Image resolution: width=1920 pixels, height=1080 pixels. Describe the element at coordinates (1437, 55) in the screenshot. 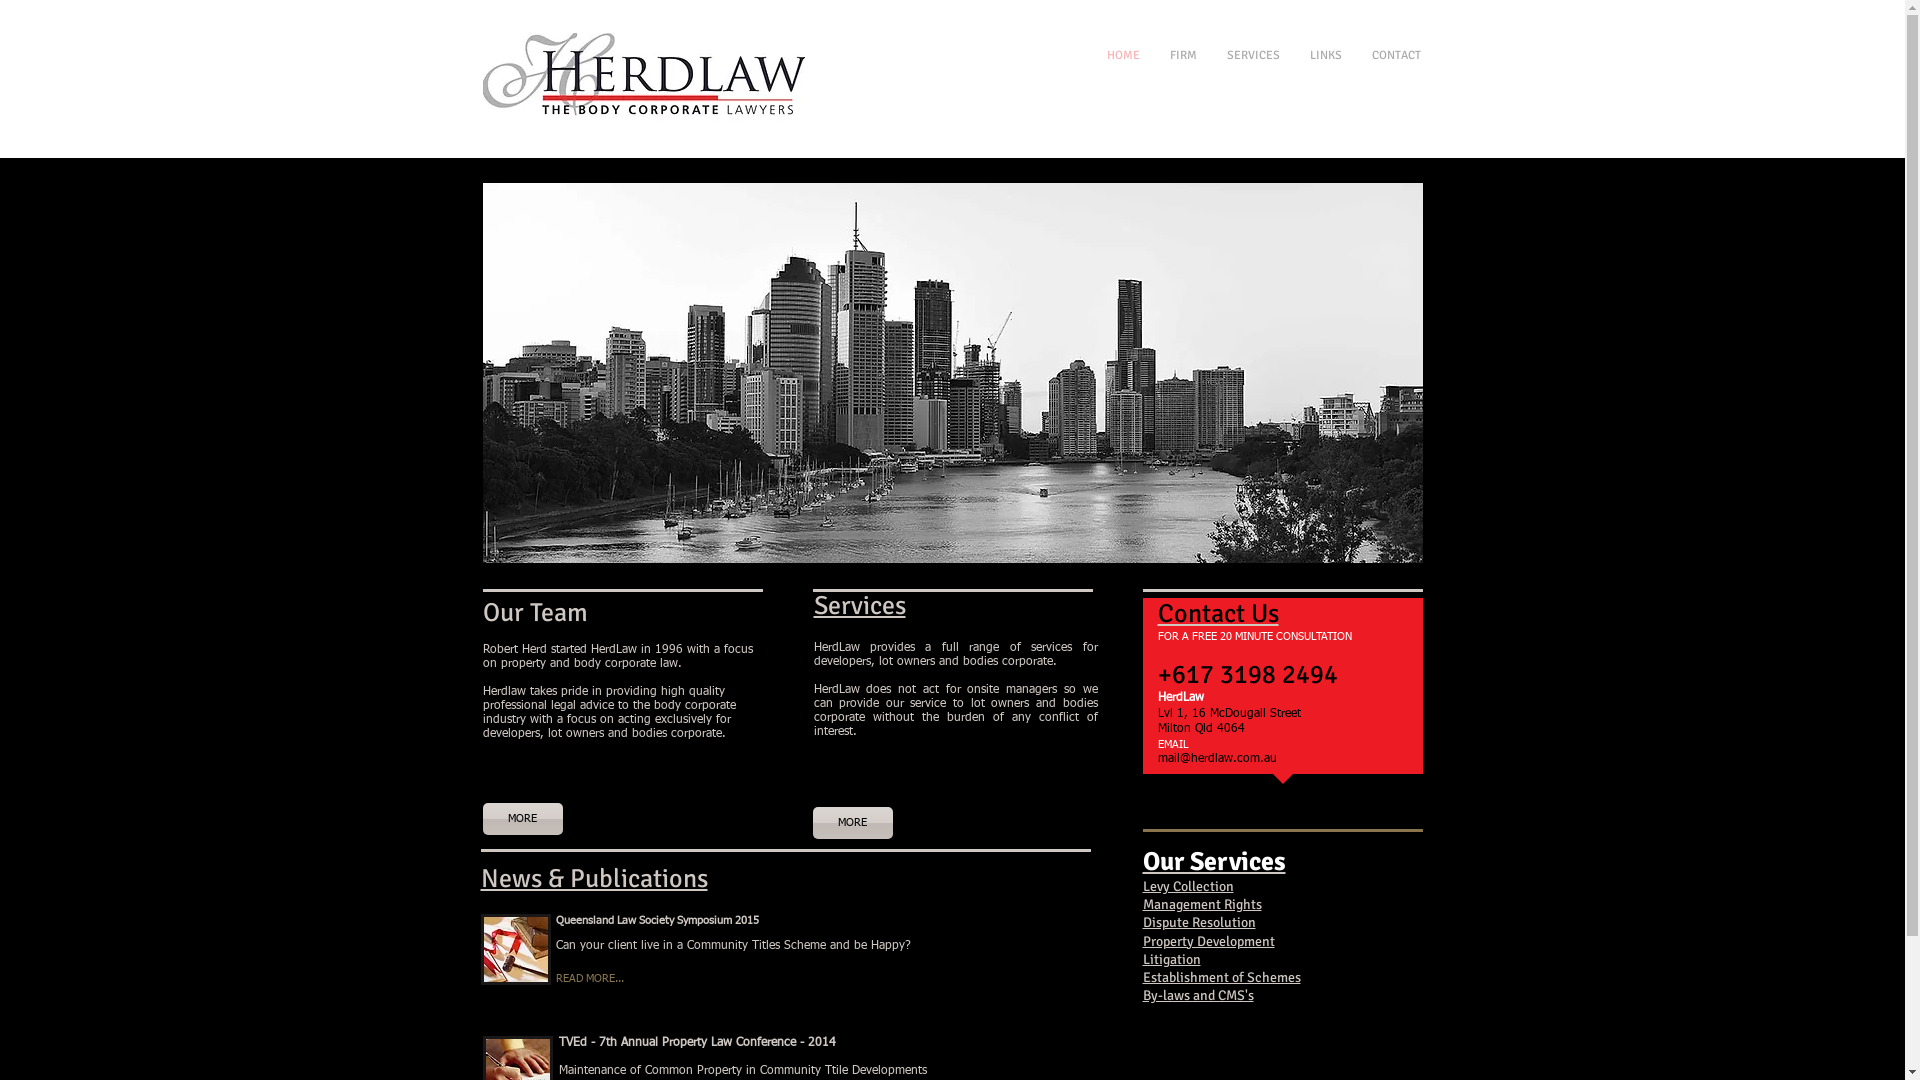

I see `'CONTACT'` at that location.